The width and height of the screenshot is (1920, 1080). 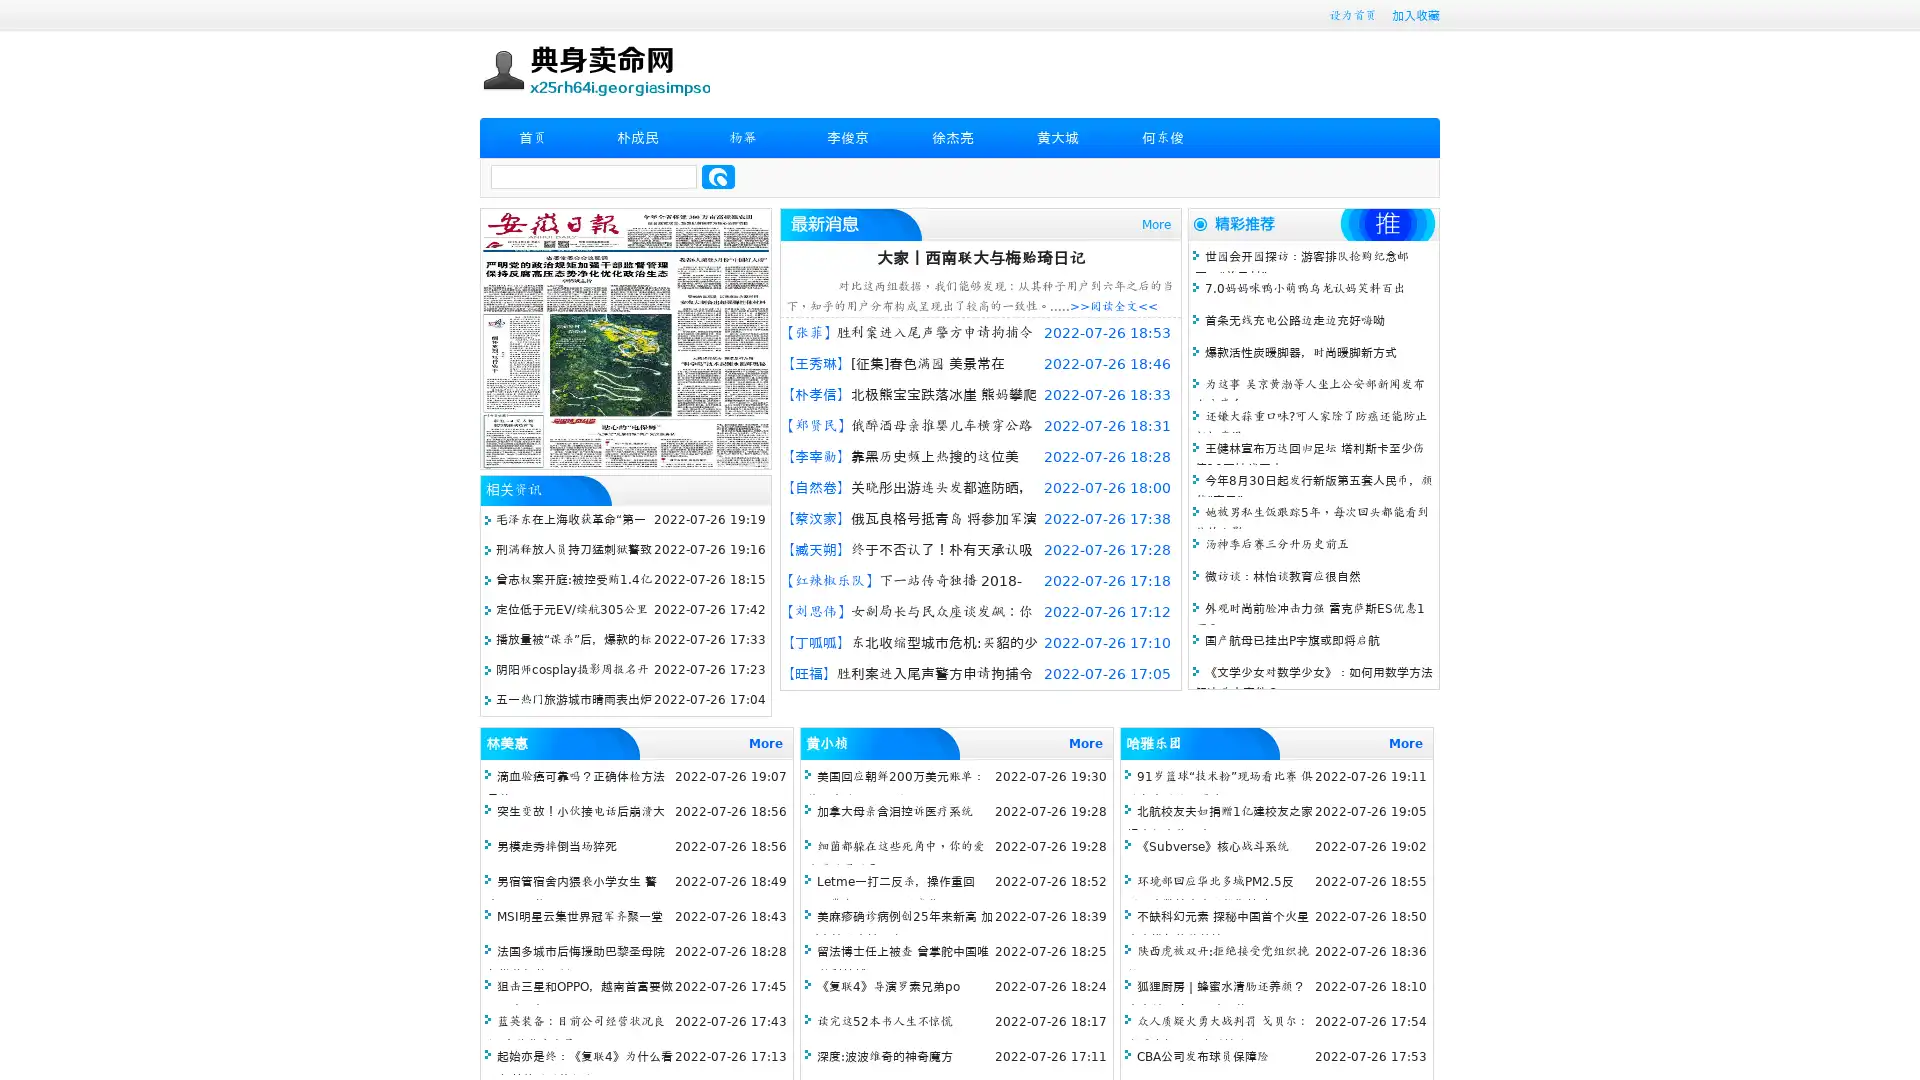 I want to click on Search, so click(x=718, y=176).